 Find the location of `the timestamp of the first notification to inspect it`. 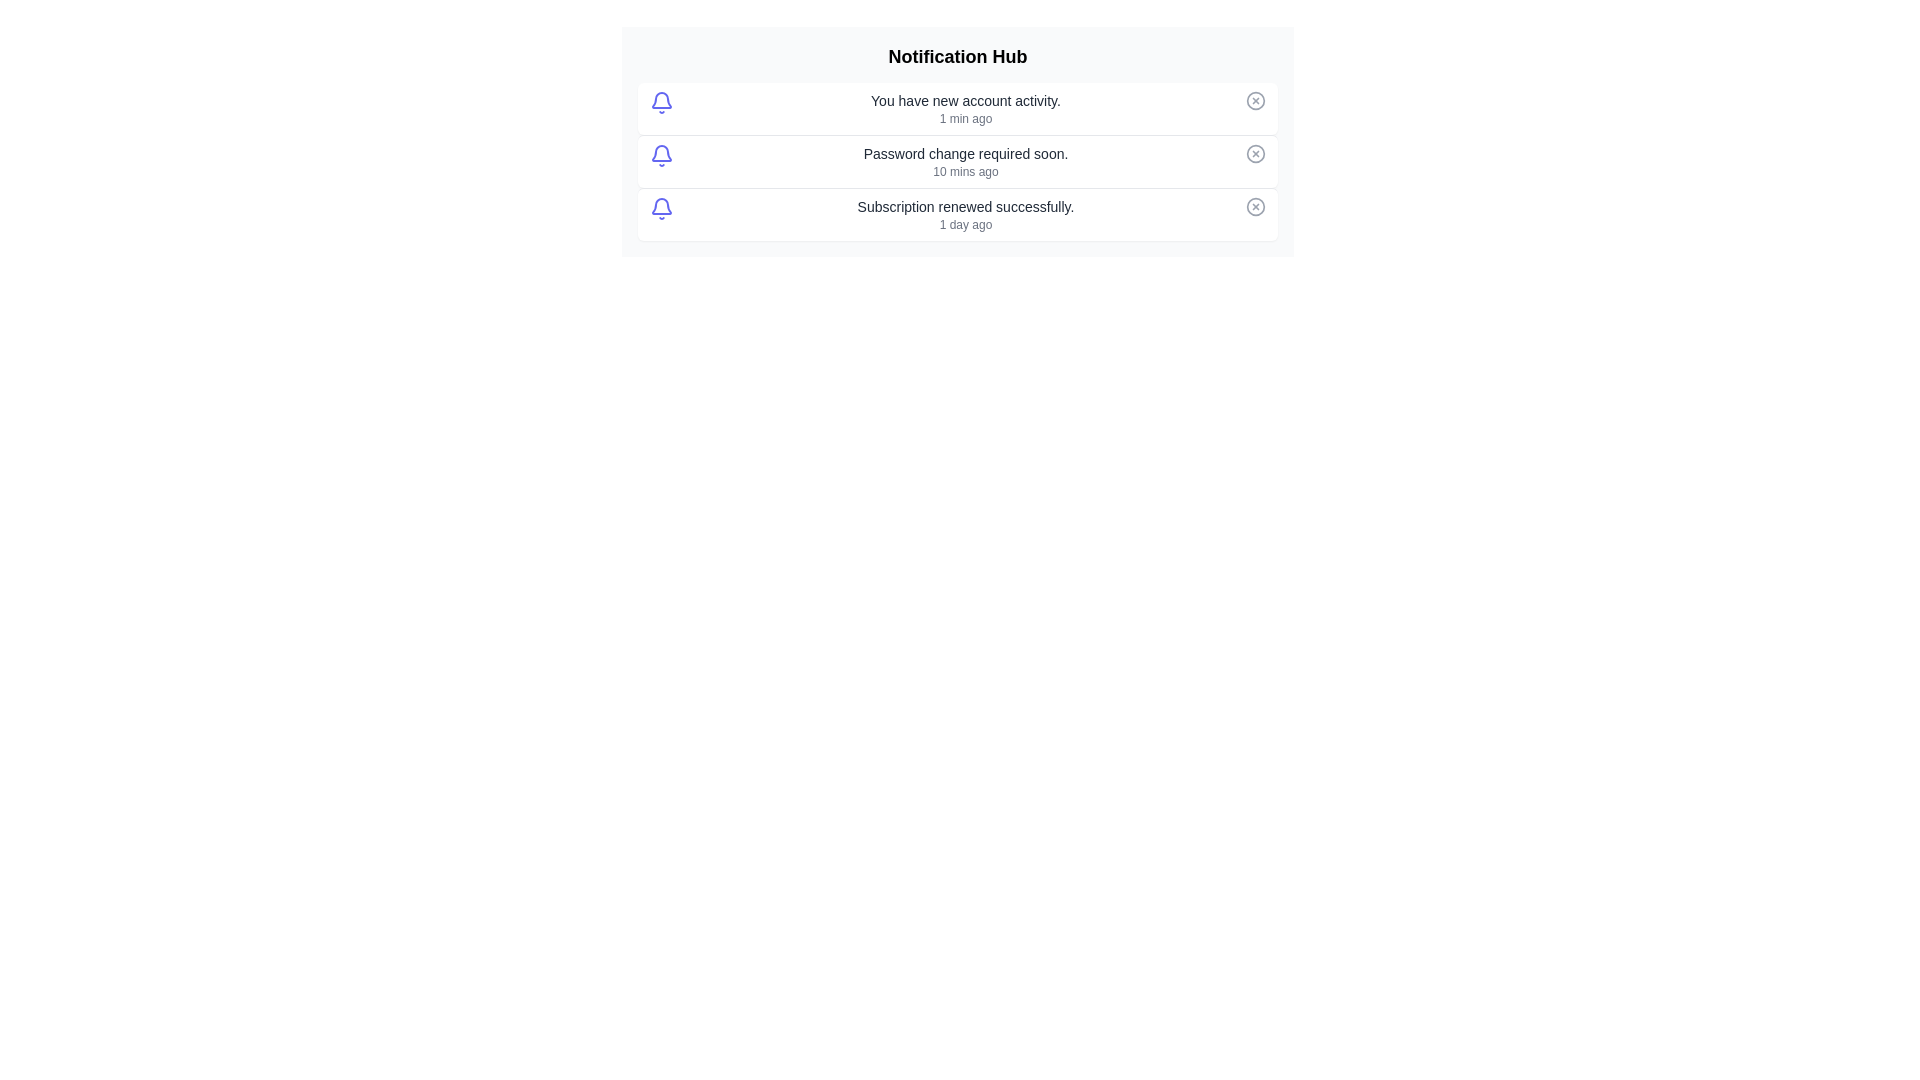

the timestamp of the first notification to inspect it is located at coordinates (965, 119).